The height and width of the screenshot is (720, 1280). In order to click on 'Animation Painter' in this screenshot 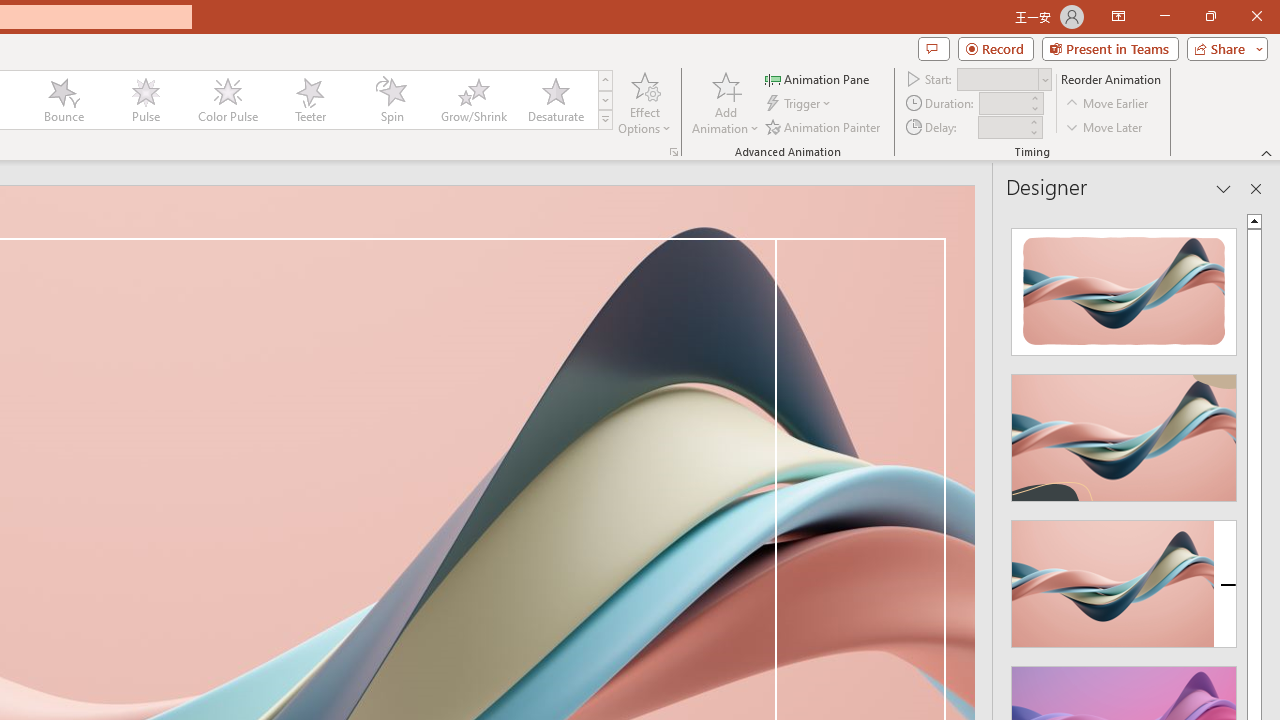, I will do `click(824, 127)`.